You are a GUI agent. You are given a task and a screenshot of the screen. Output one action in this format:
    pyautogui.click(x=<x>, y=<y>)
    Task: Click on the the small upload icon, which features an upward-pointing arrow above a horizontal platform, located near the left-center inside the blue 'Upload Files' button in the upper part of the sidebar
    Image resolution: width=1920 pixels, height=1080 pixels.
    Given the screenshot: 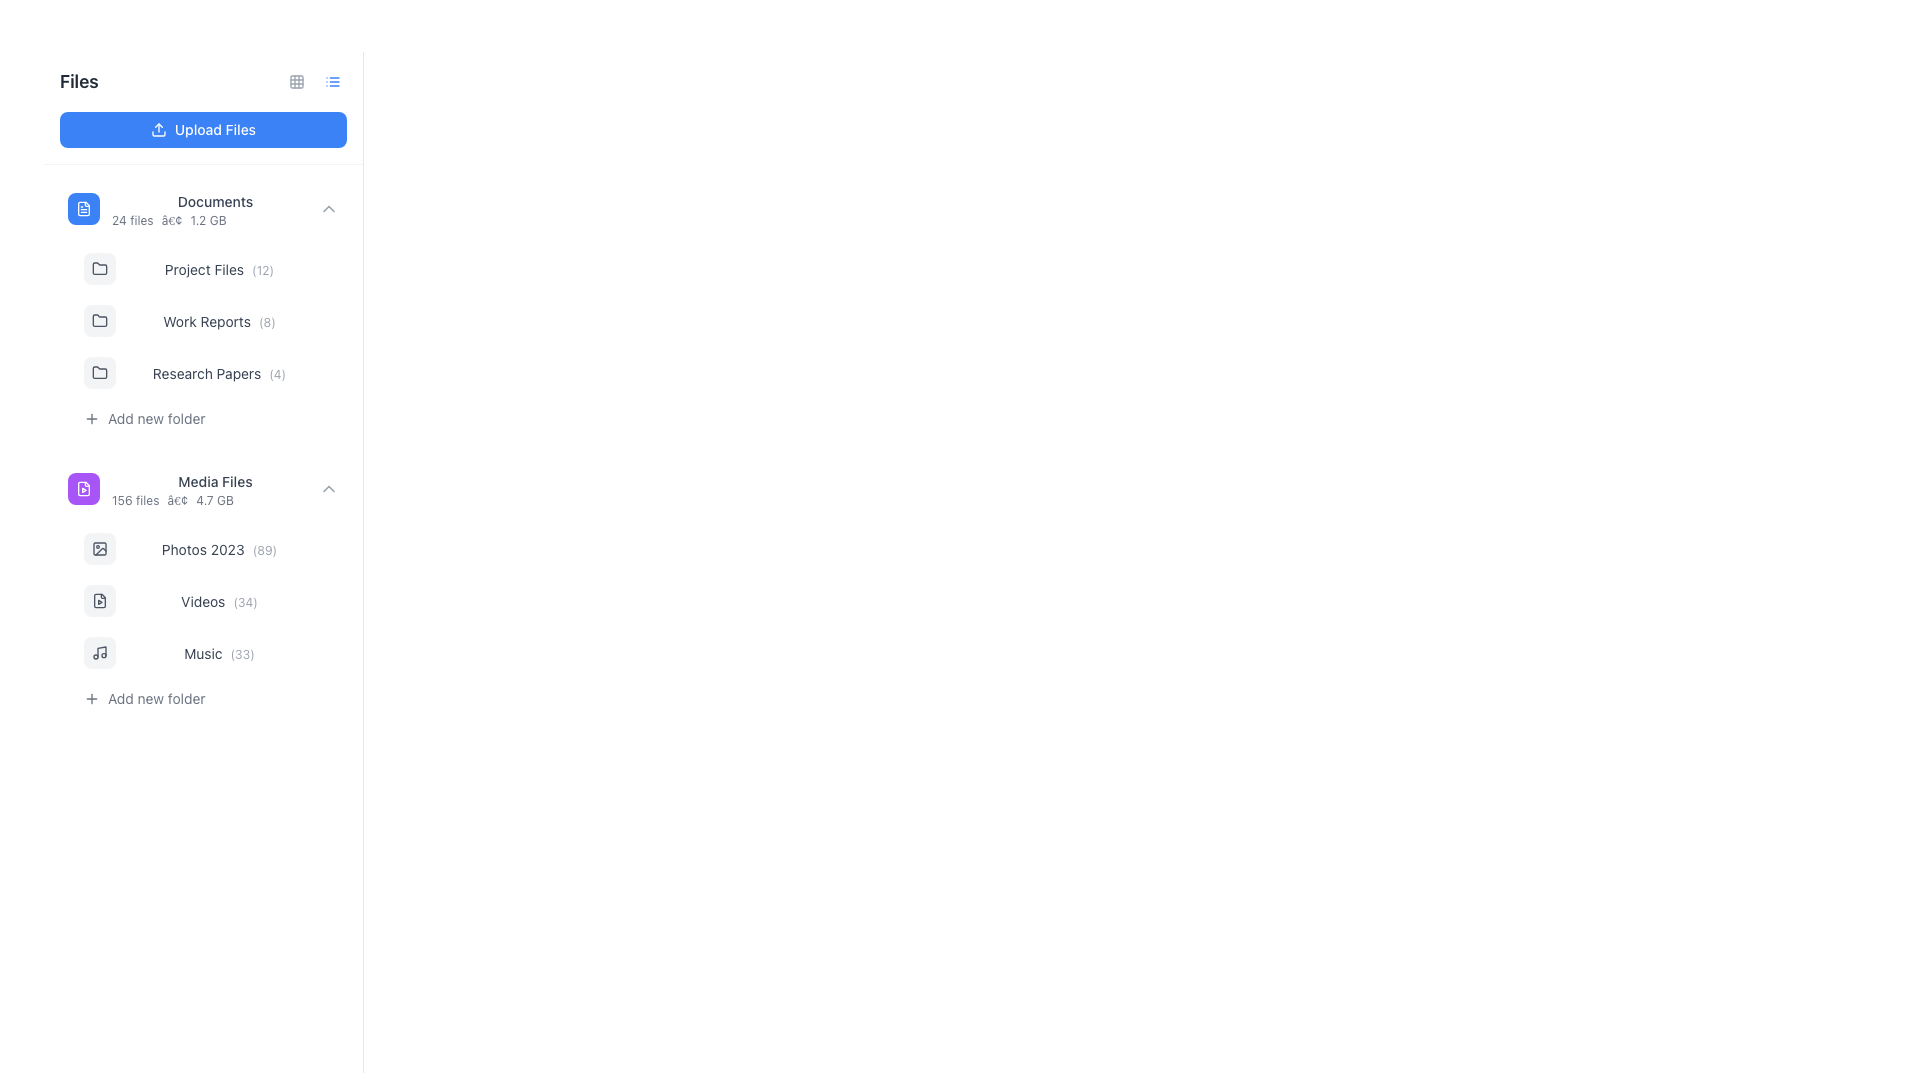 What is the action you would take?
    pyautogui.click(x=157, y=130)
    